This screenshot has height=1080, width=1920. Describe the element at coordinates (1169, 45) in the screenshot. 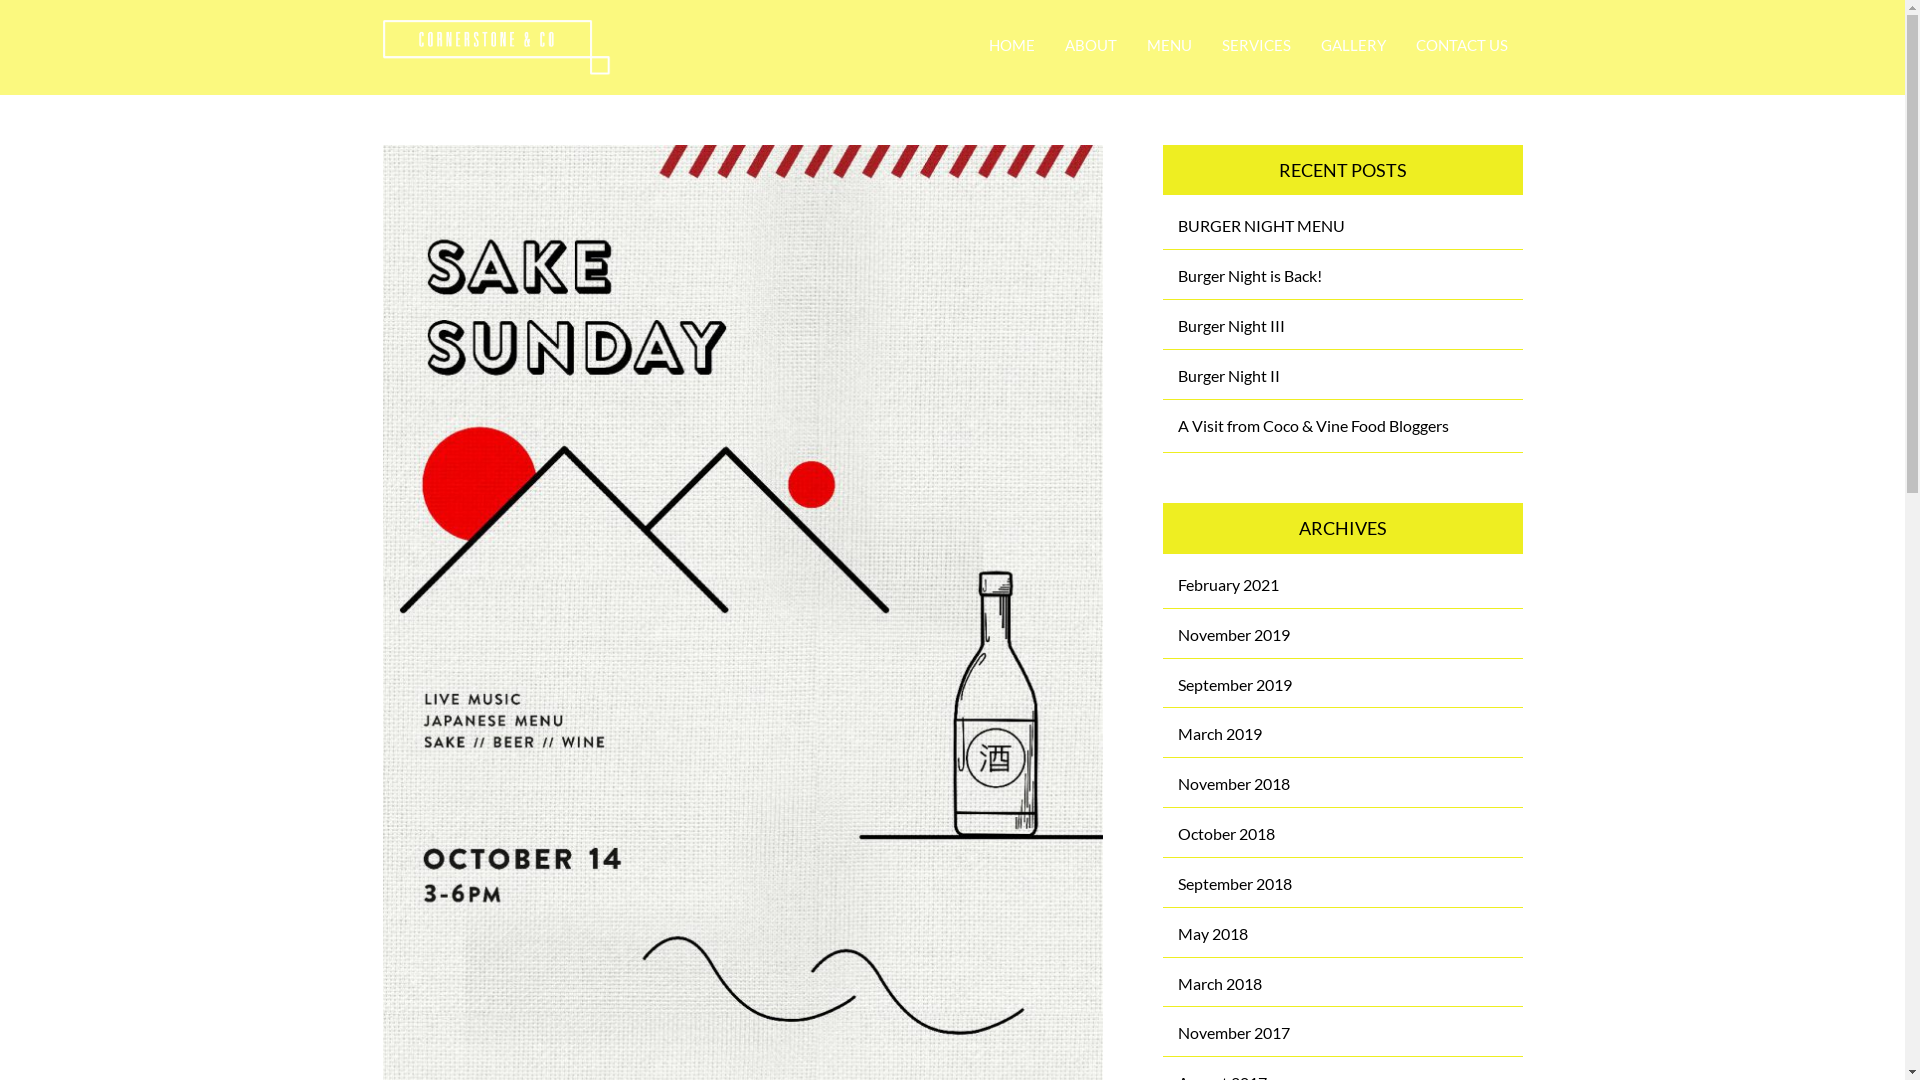

I see `'MENU'` at that location.